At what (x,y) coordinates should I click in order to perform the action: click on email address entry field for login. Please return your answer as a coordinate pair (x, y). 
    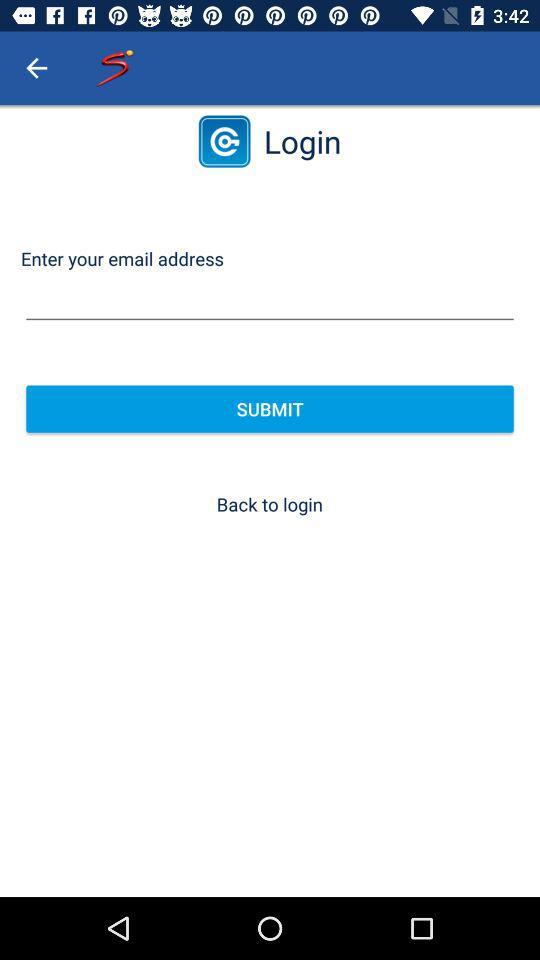
    Looking at the image, I should click on (270, 299).